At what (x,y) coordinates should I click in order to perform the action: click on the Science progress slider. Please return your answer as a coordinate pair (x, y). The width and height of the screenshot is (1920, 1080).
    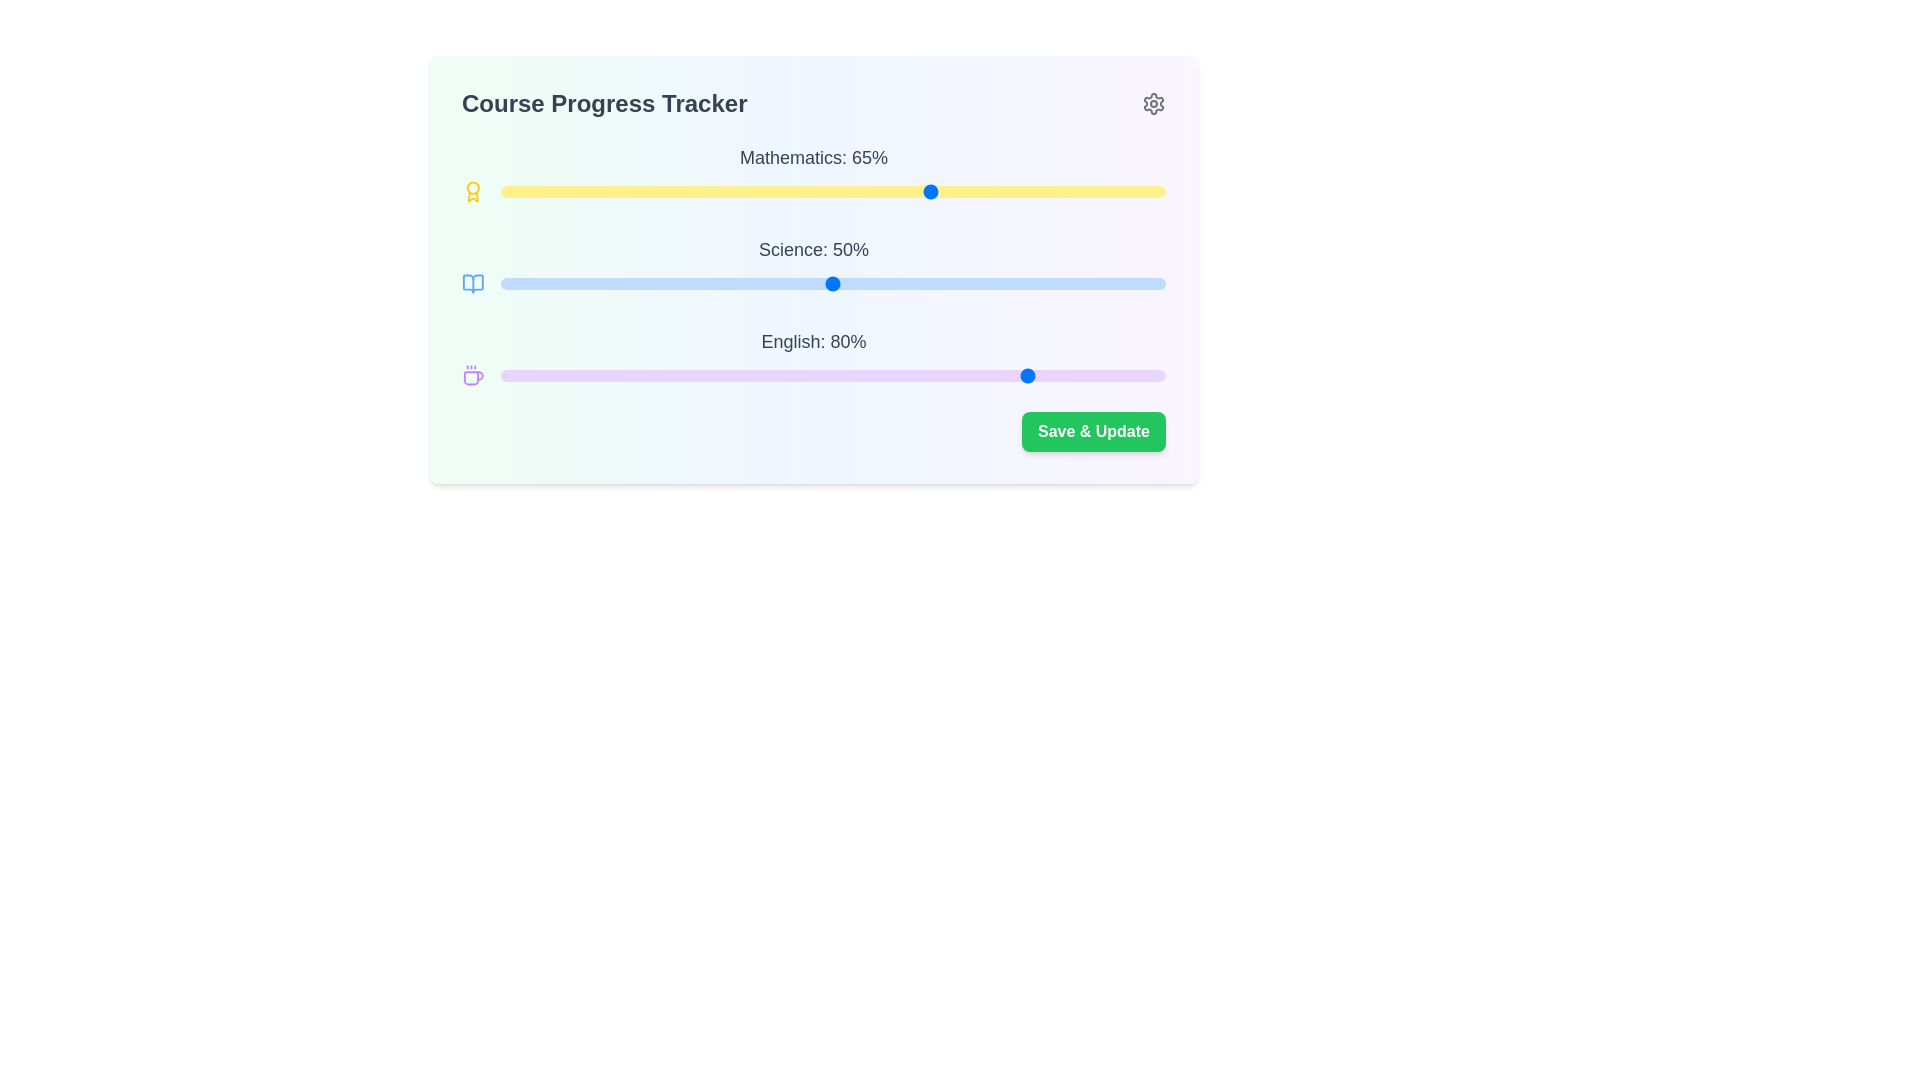
    Looking at the image, I should click on (638, 284).